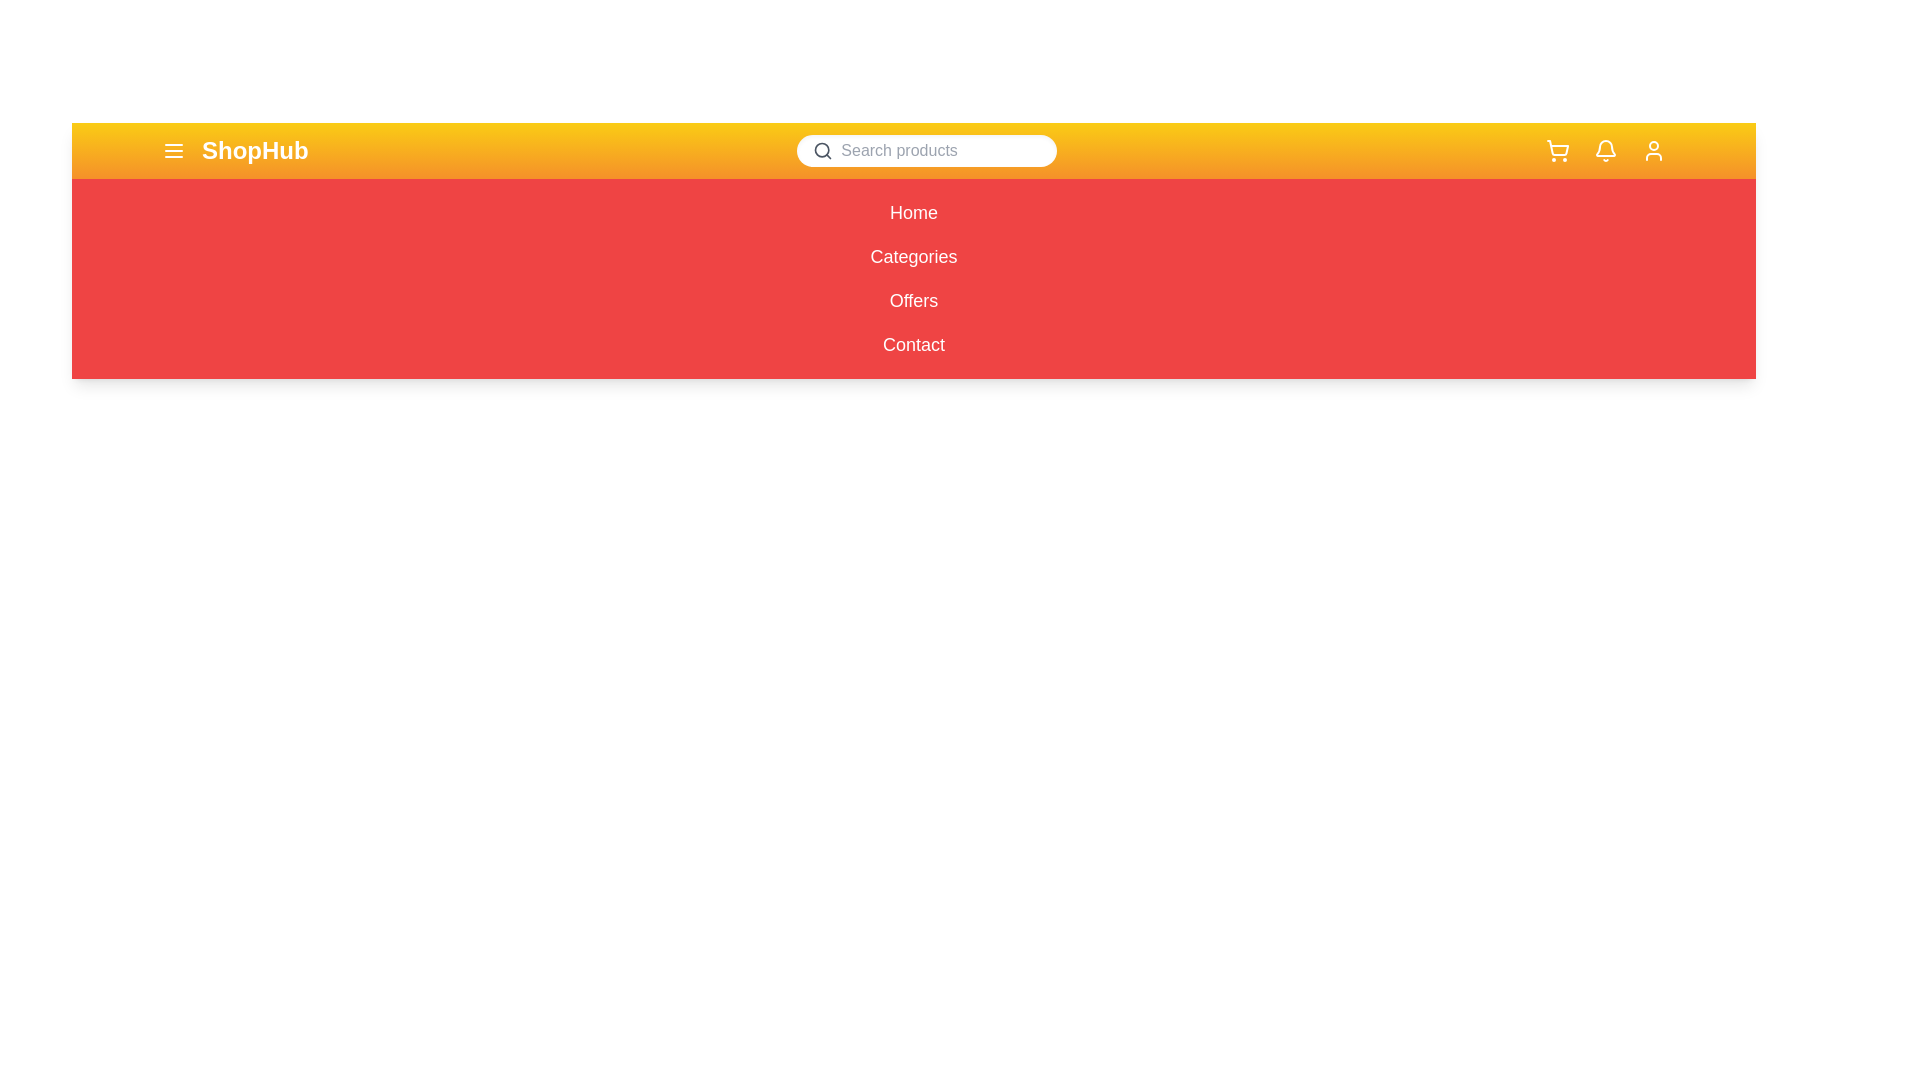  What do you see at coordinates (912, 212) in the screenshot?
I see `the 'Home' link in the navigation bar` at bounding box center [912, 212].